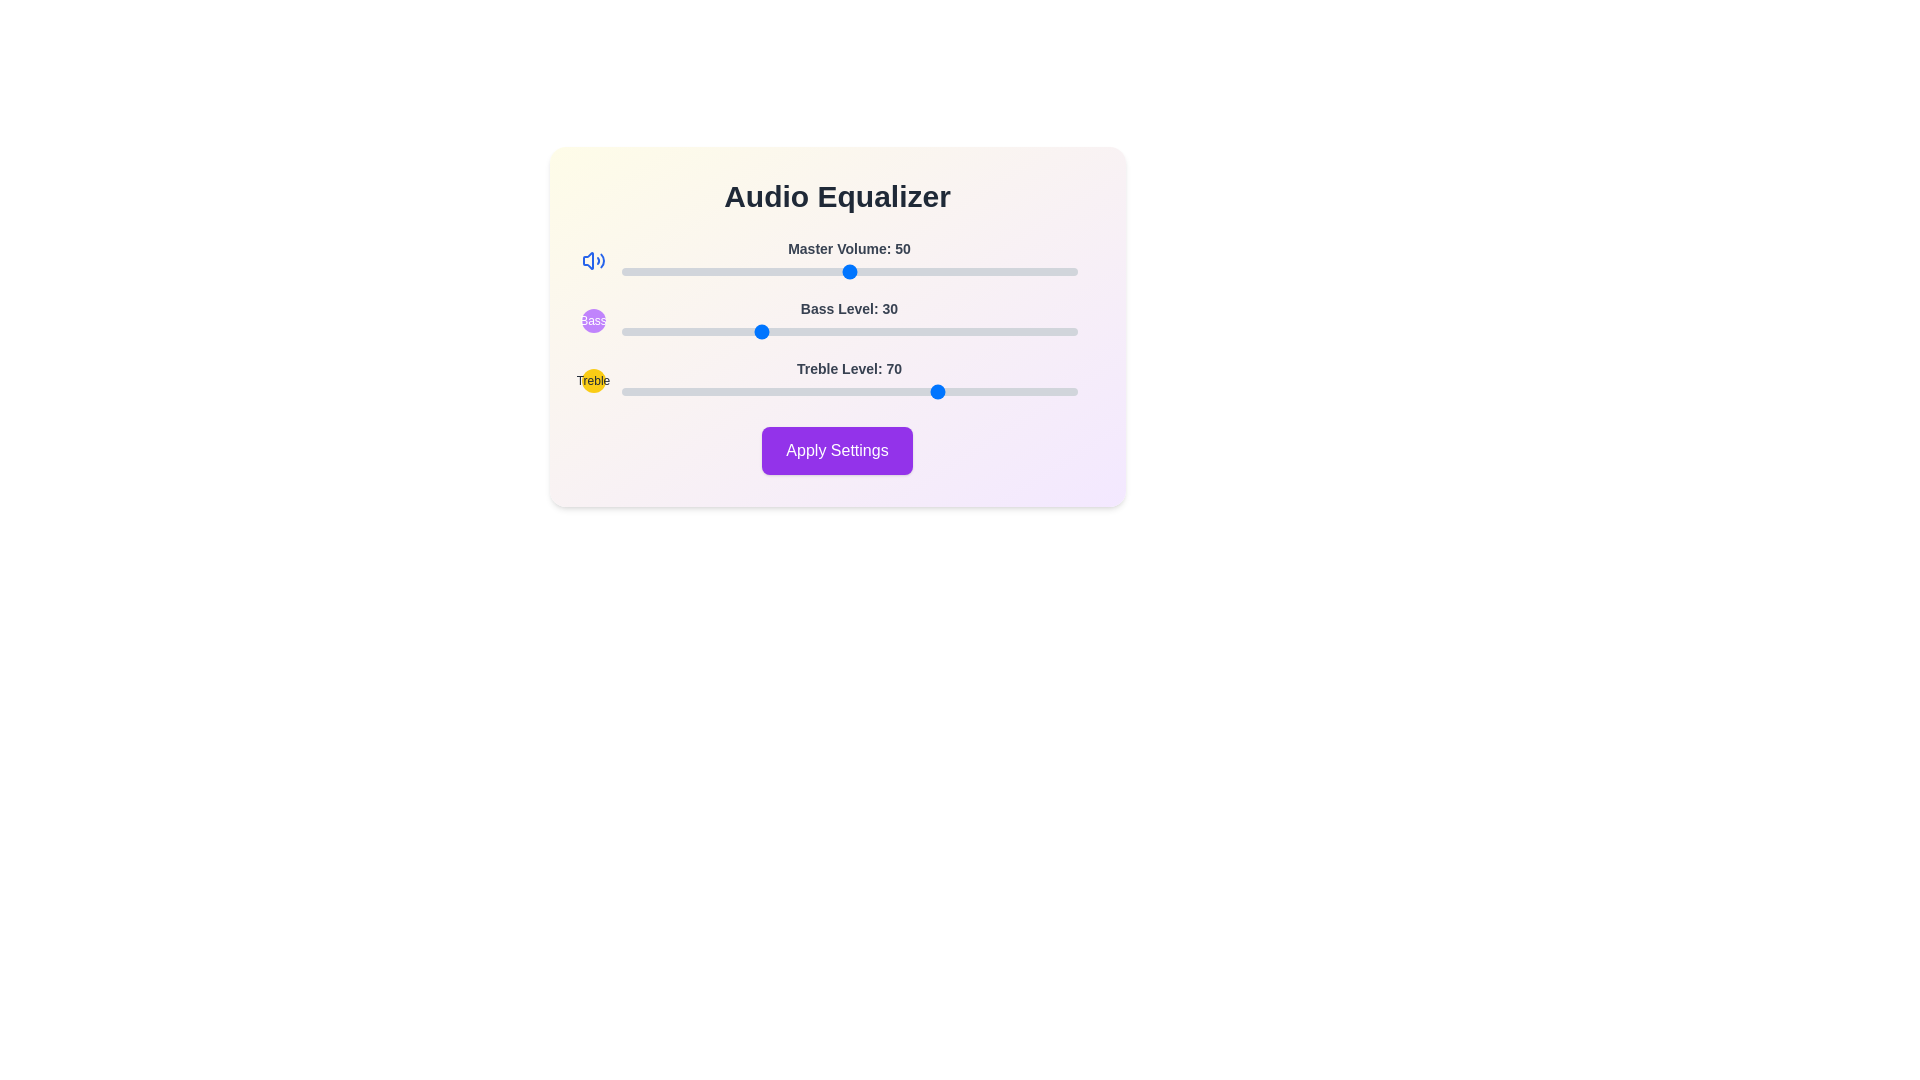  Describe the element at coordinates (876, 272) in the screenshot. I see `the master volume` at that location.